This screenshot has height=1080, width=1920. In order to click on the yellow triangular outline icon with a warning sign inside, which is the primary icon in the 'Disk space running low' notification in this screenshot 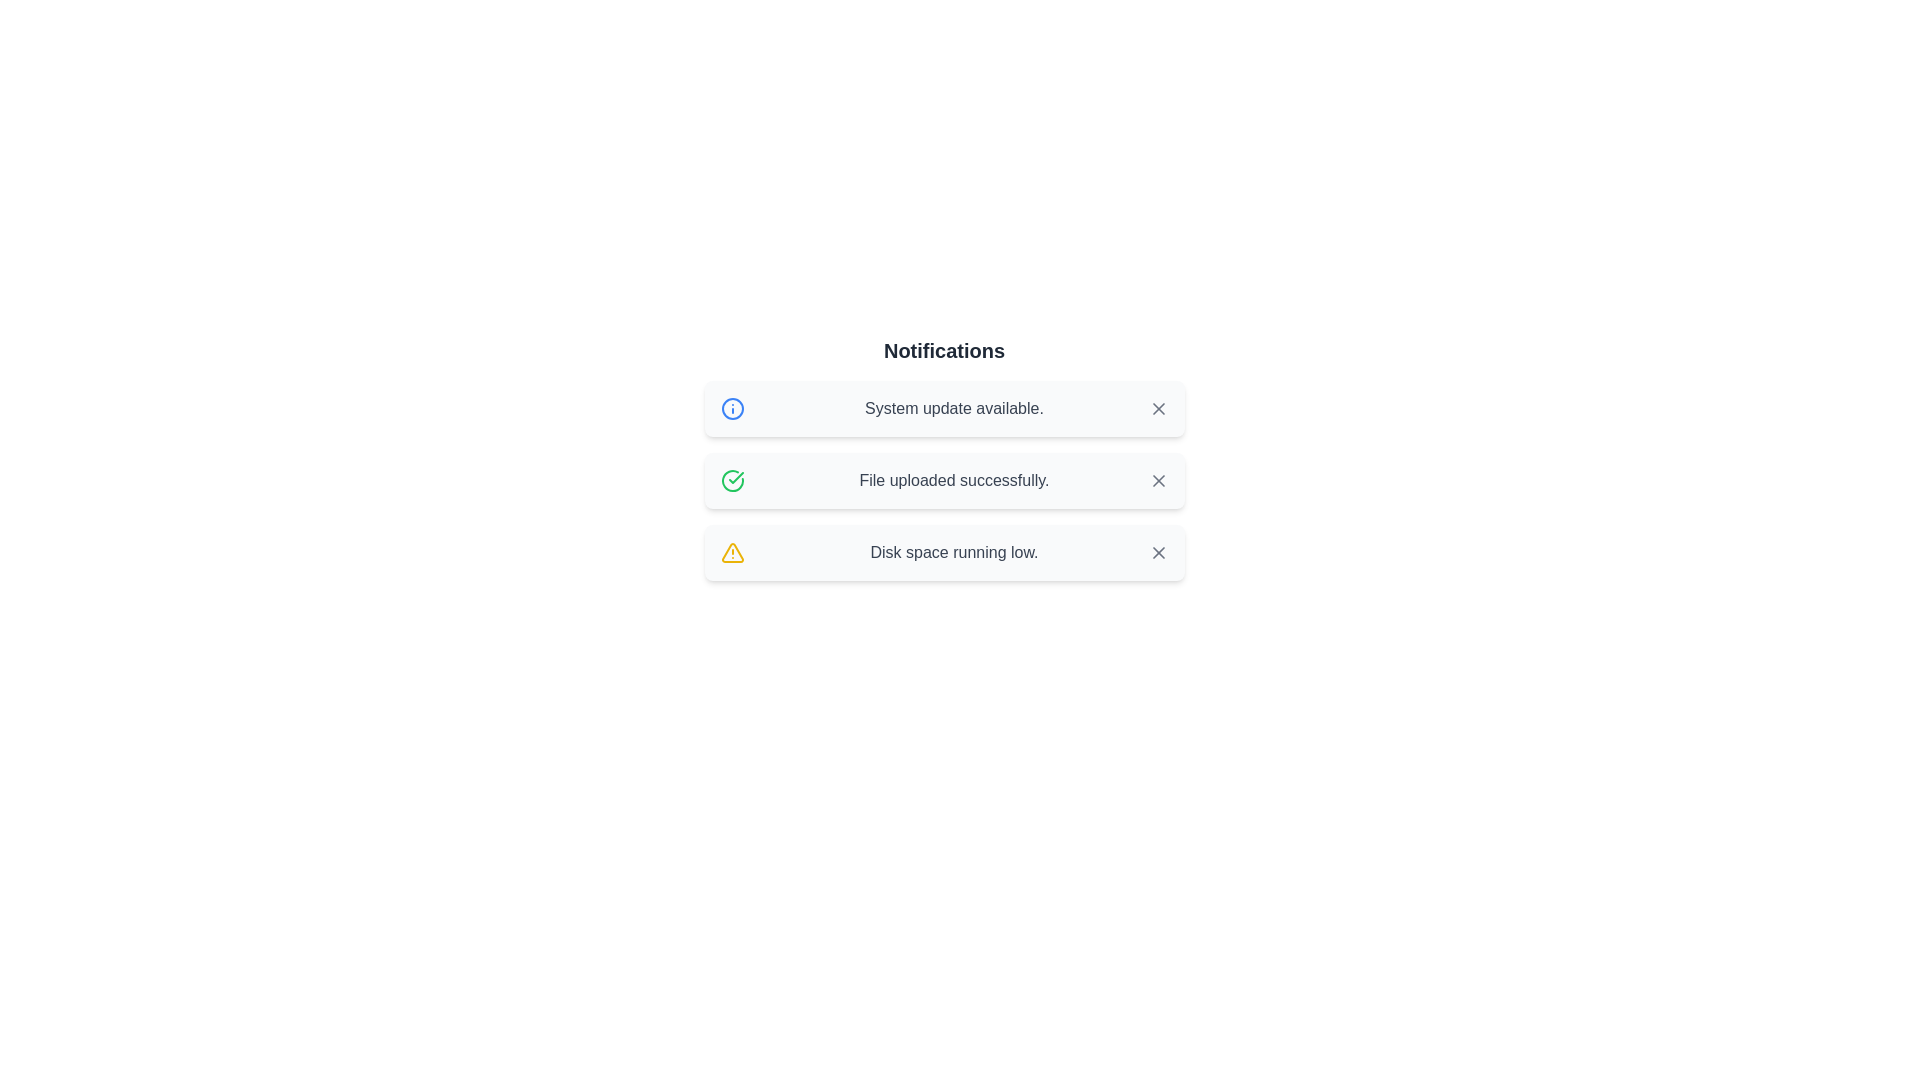, I will do `click(731, 552)`.